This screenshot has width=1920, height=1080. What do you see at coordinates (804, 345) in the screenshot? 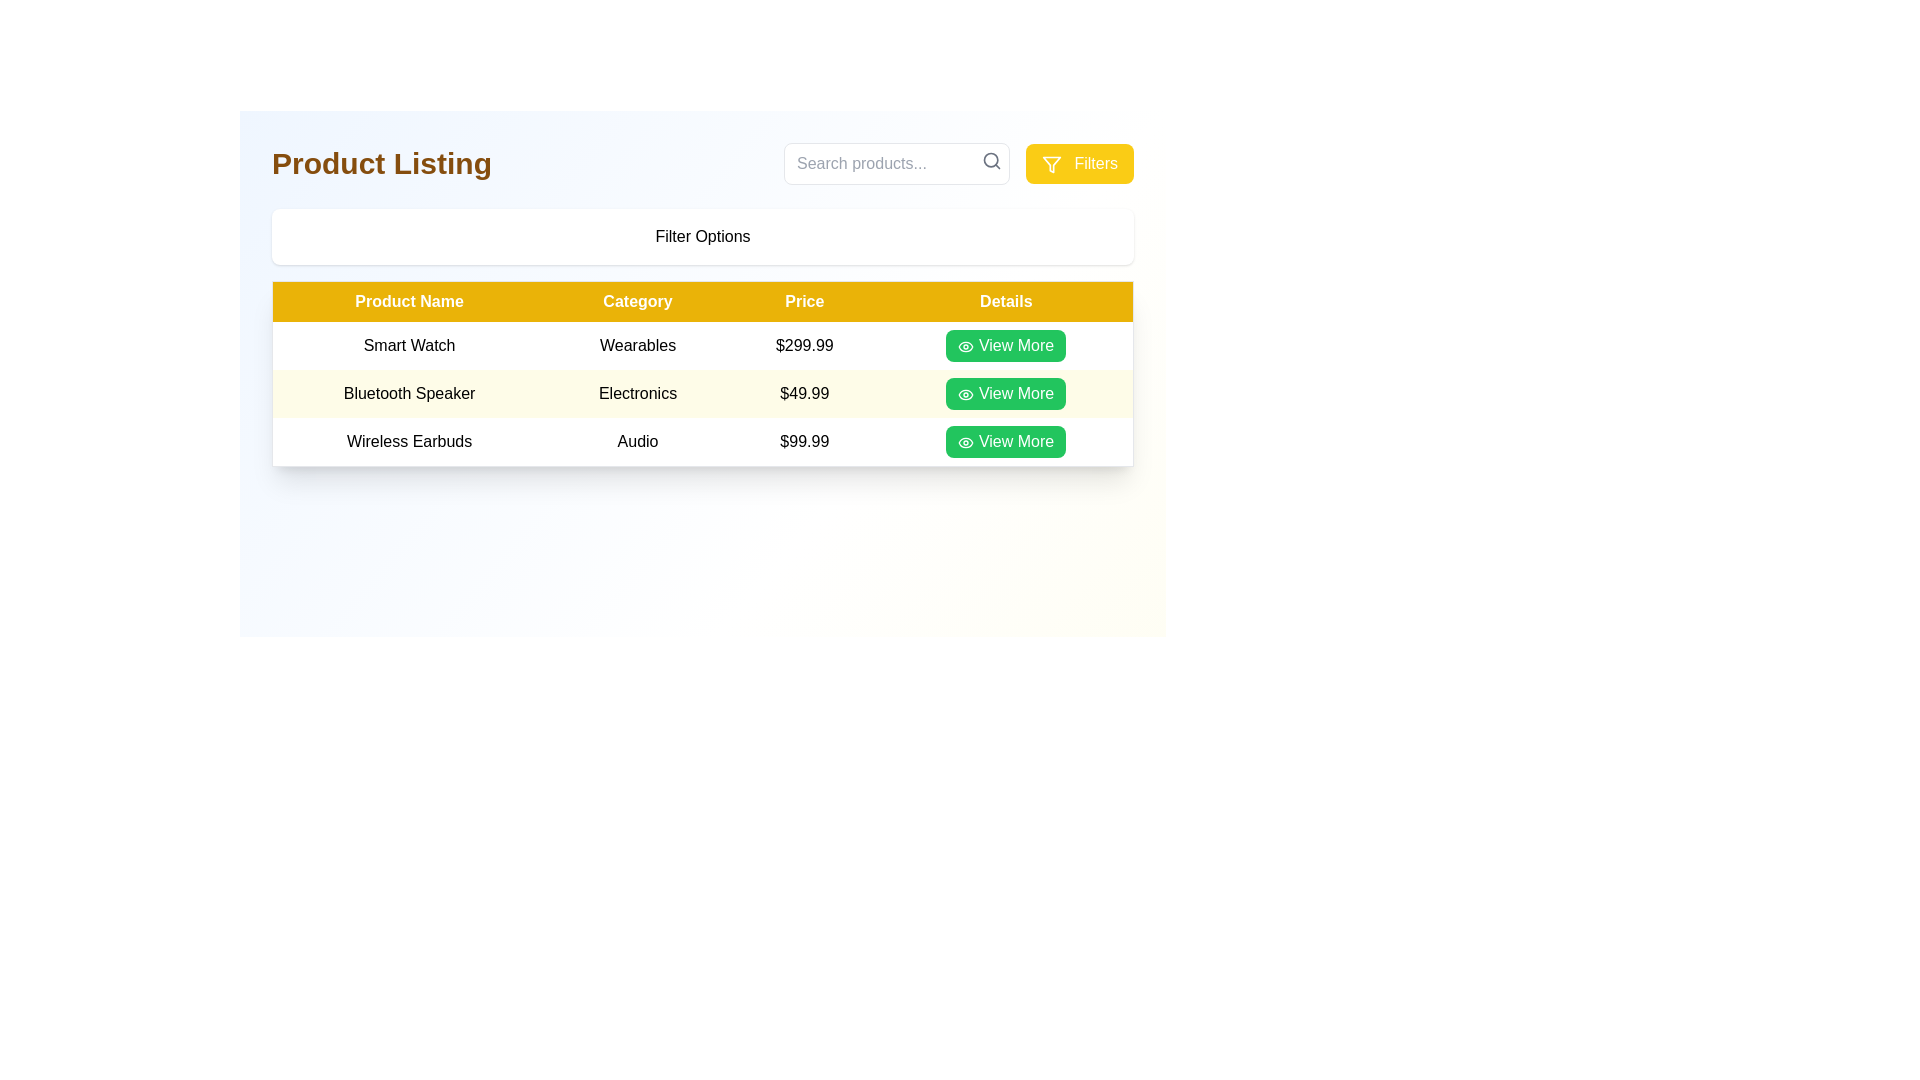
I see `the text displaying the price '$299.99' in the first row of the table under the 'Price' header, aligned with 'Smart Watch' and 'Wearables'` at bounding box center [804, 345].